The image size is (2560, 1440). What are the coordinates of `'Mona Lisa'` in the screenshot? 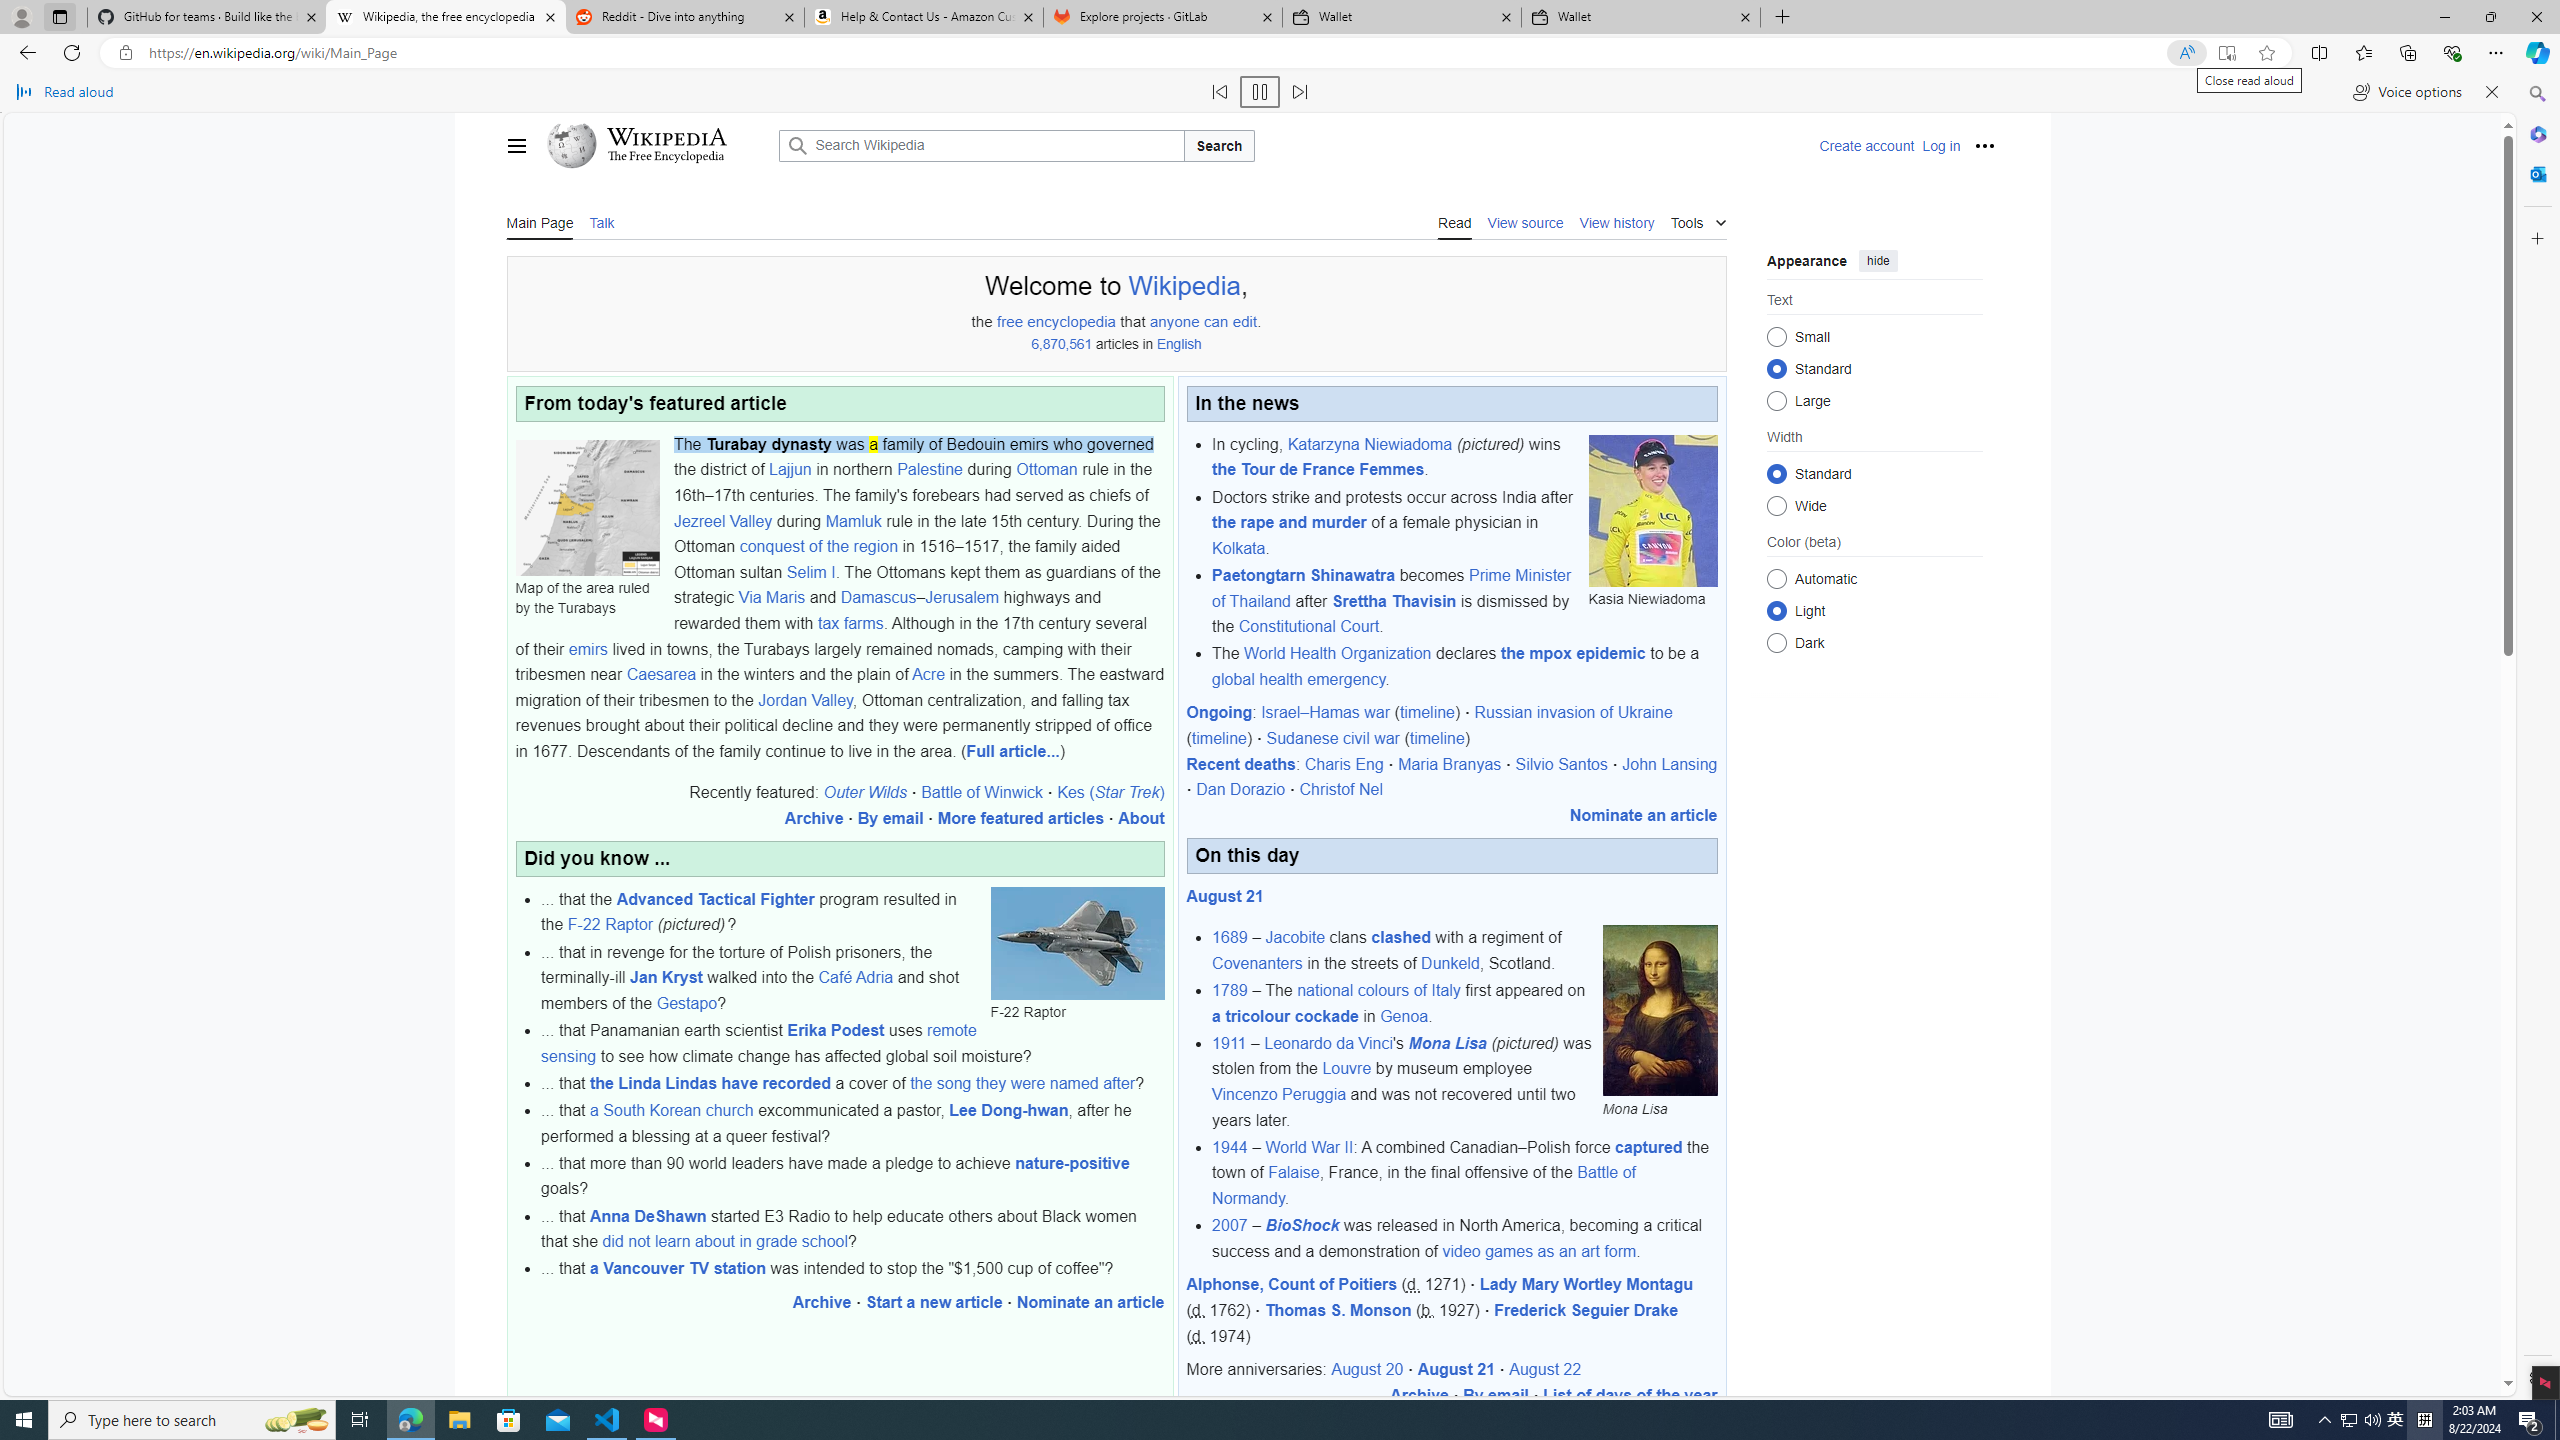 It's located at (1659, 1010).